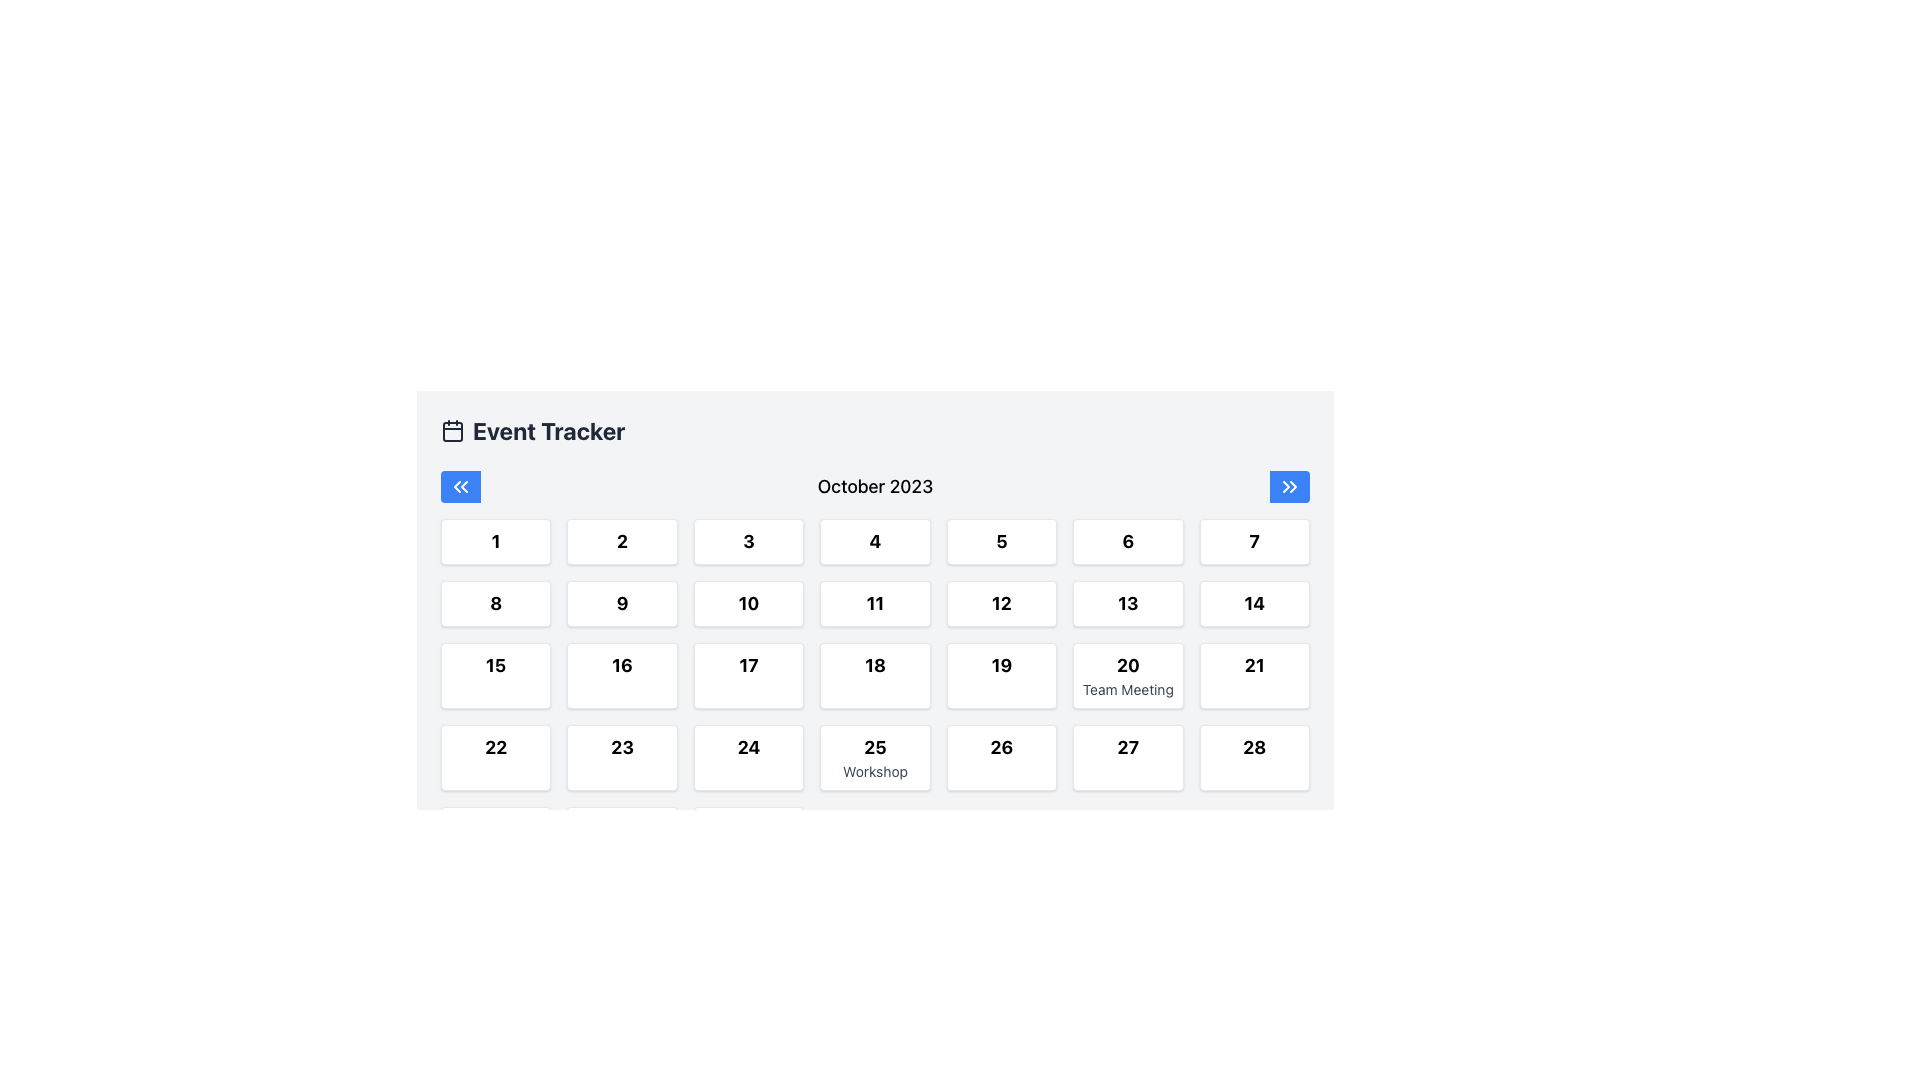 This screenshot has width=1920, height=1080. I want to click on the button representing the 4th day of the month in the calendar interface, so click(875, 542).